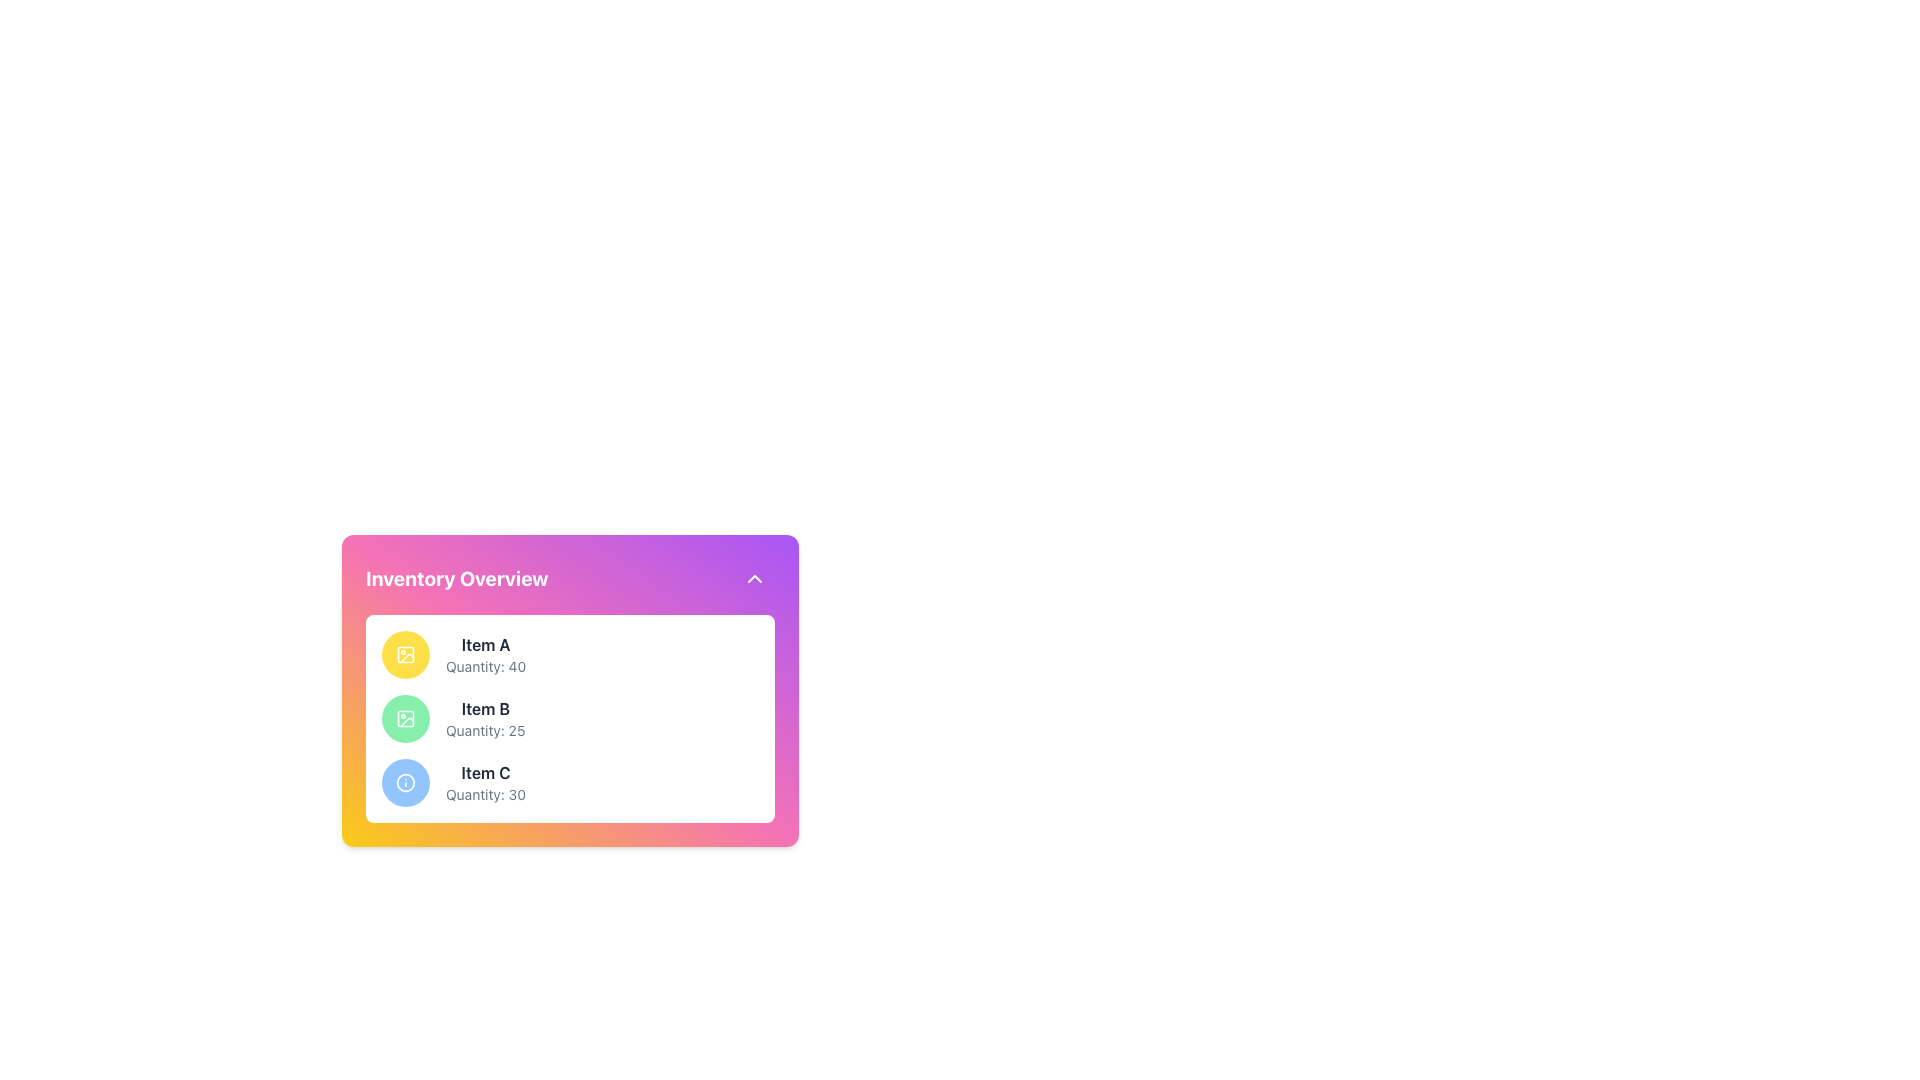 The height and width of the screenshot is (1080, 1920). Describe the element at coordinates (405, 782) in the screenshot. I see `the circular light blue icon with a white border and an information symbol, which is the third item in the vertical list labeled 'Inventory Overview'` at that location.